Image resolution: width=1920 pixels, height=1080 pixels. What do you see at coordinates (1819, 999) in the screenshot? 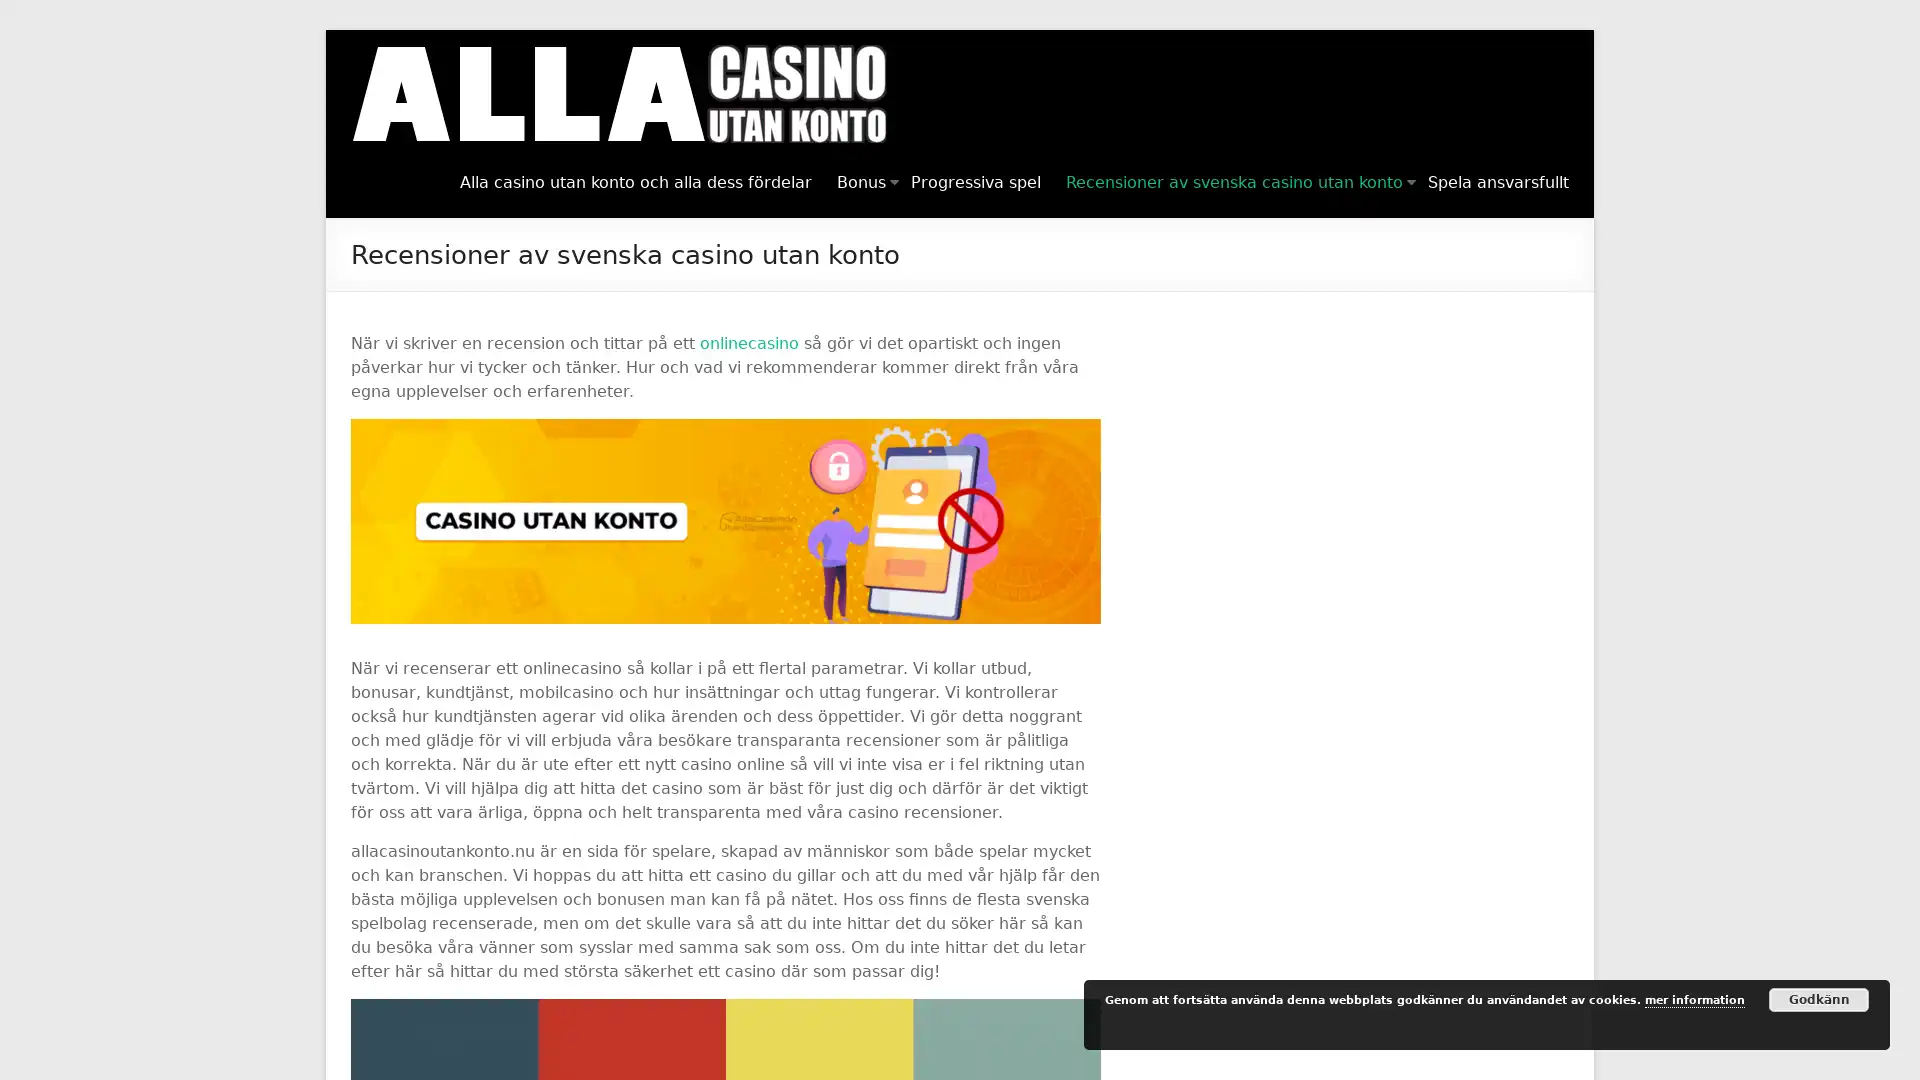
I see `Godkann` at bounding box center [1819, 999].